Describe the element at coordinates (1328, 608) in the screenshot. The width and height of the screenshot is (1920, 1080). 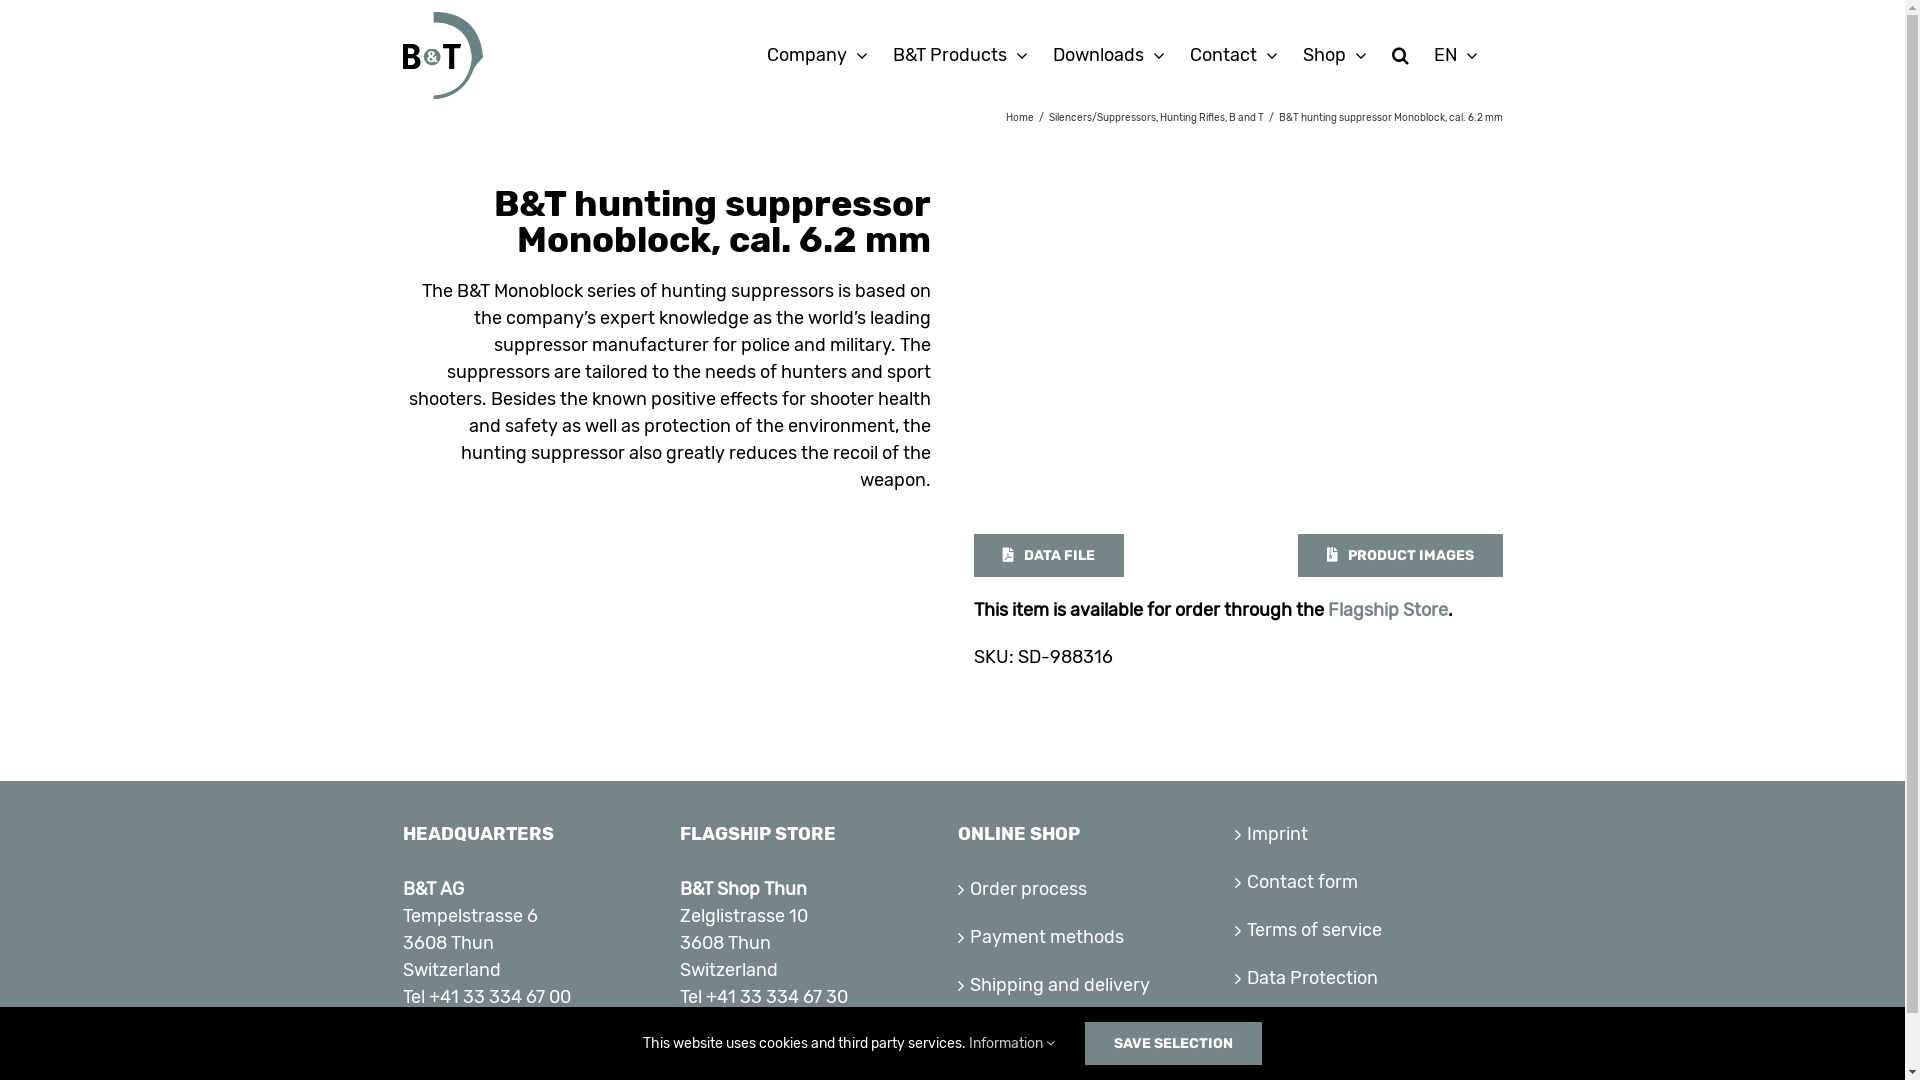
I see `'Flagship Store'` at that location.